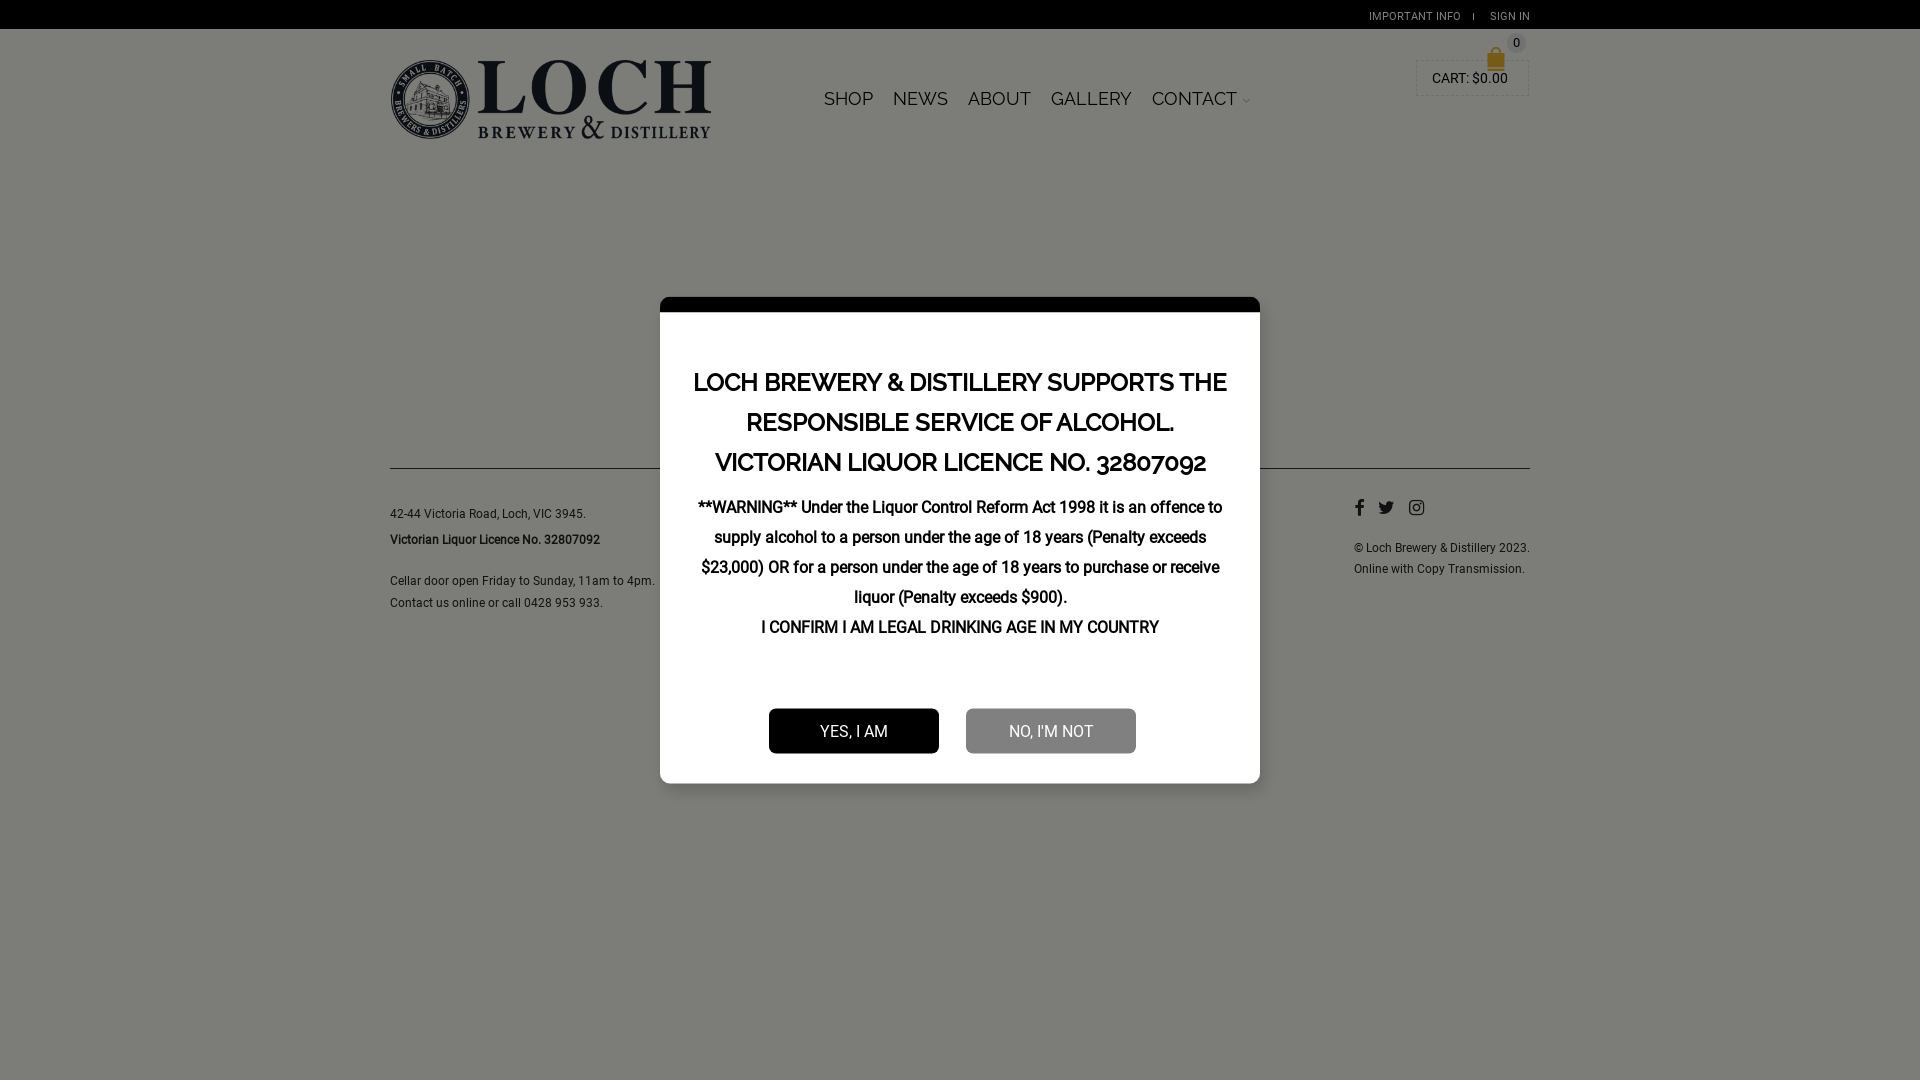  Describe the element at coordinates (1469, 569) in the screenshot. I see `'Copy Transmission'` at that location.